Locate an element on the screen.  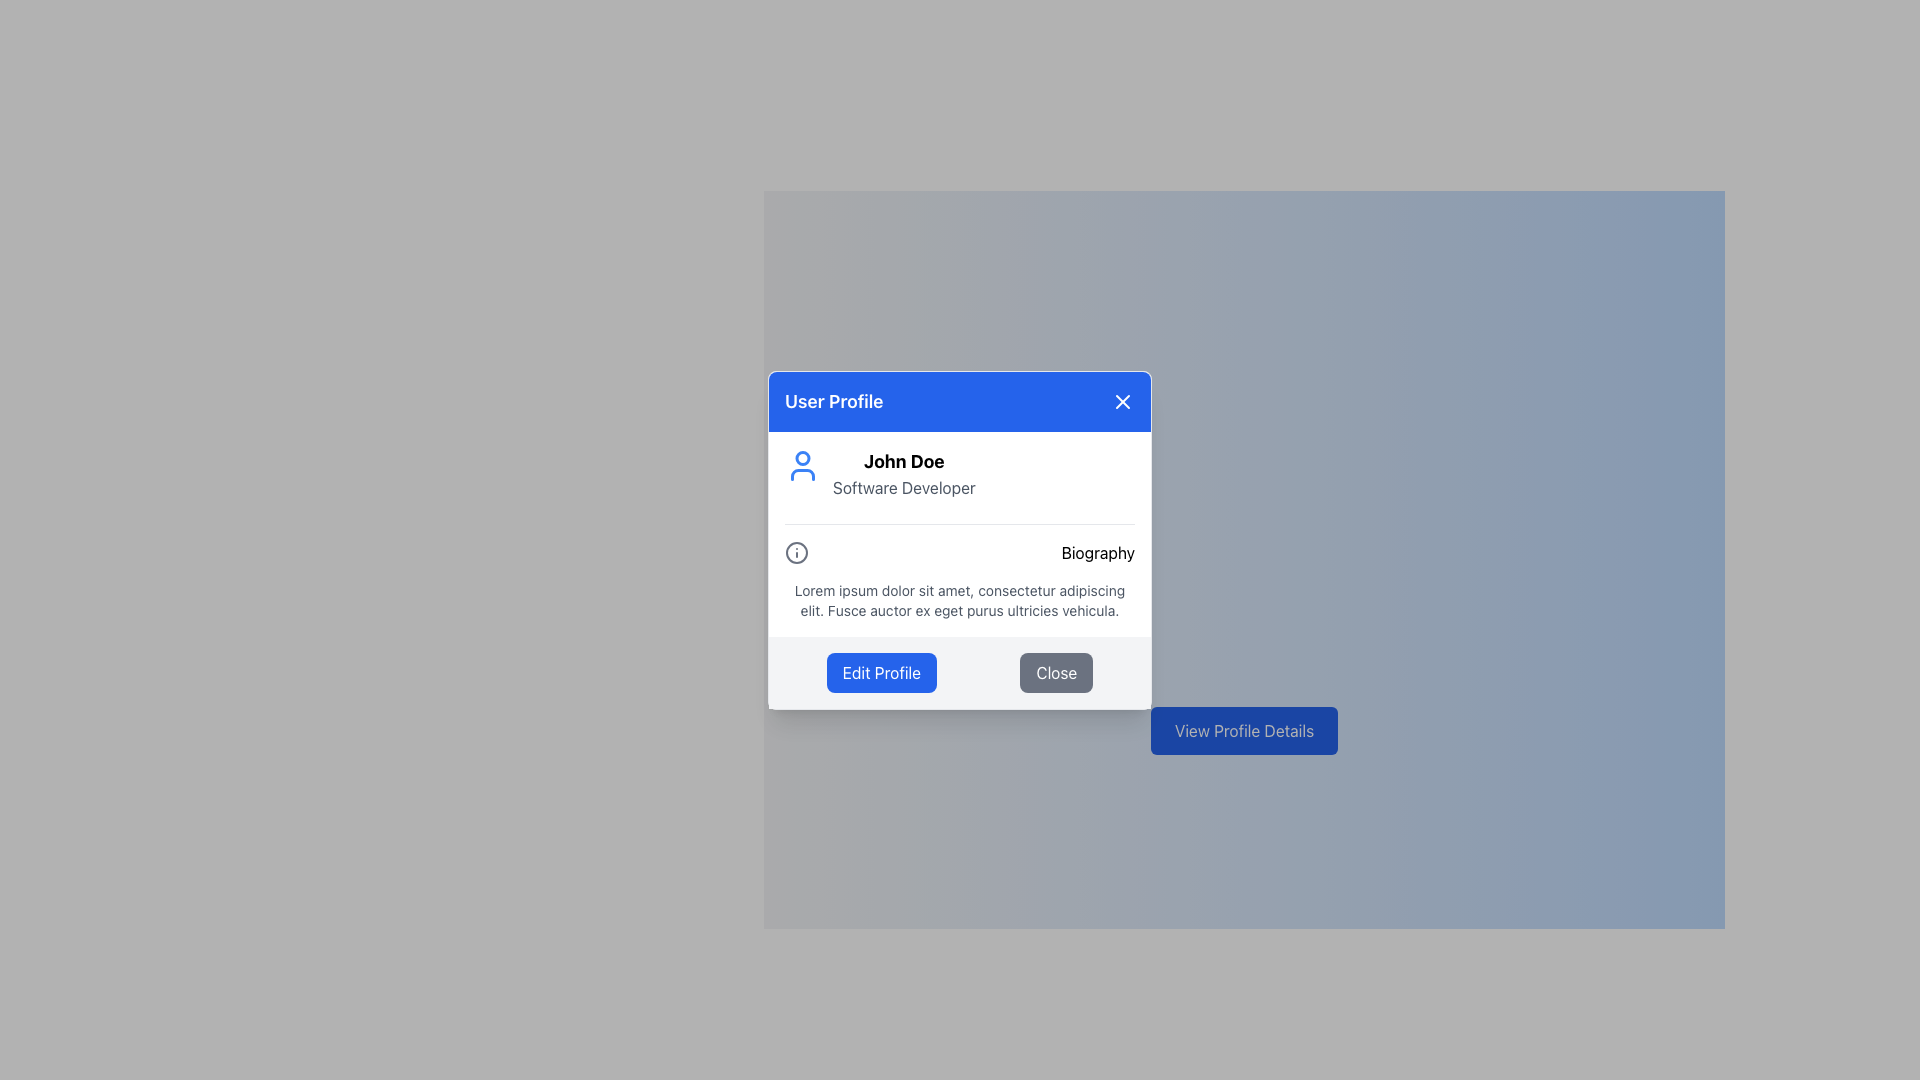
the 'Close' button with rounded corners and a grey background, located in the footer of the modal is located at coordinates (1055, 672).